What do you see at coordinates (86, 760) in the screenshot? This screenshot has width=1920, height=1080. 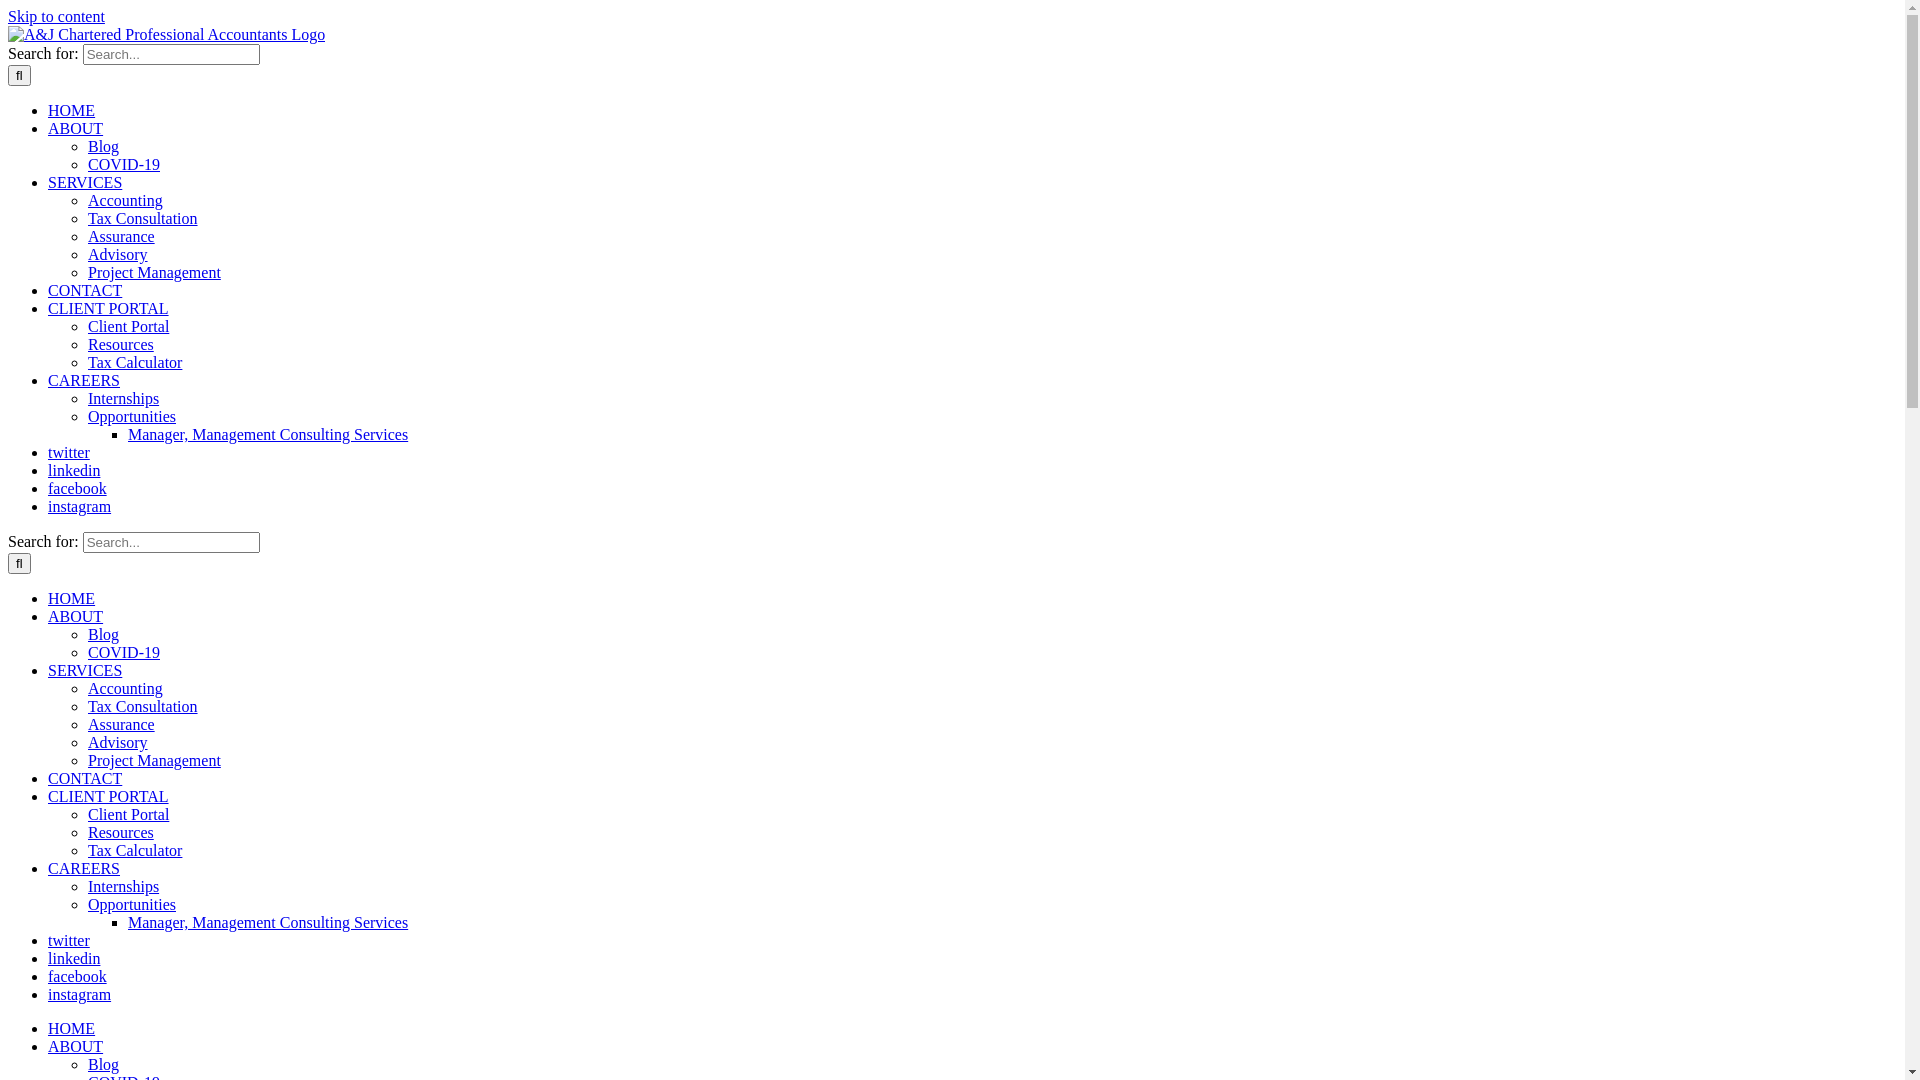 I see `'Project Management'` at bounding box center [86, 760].